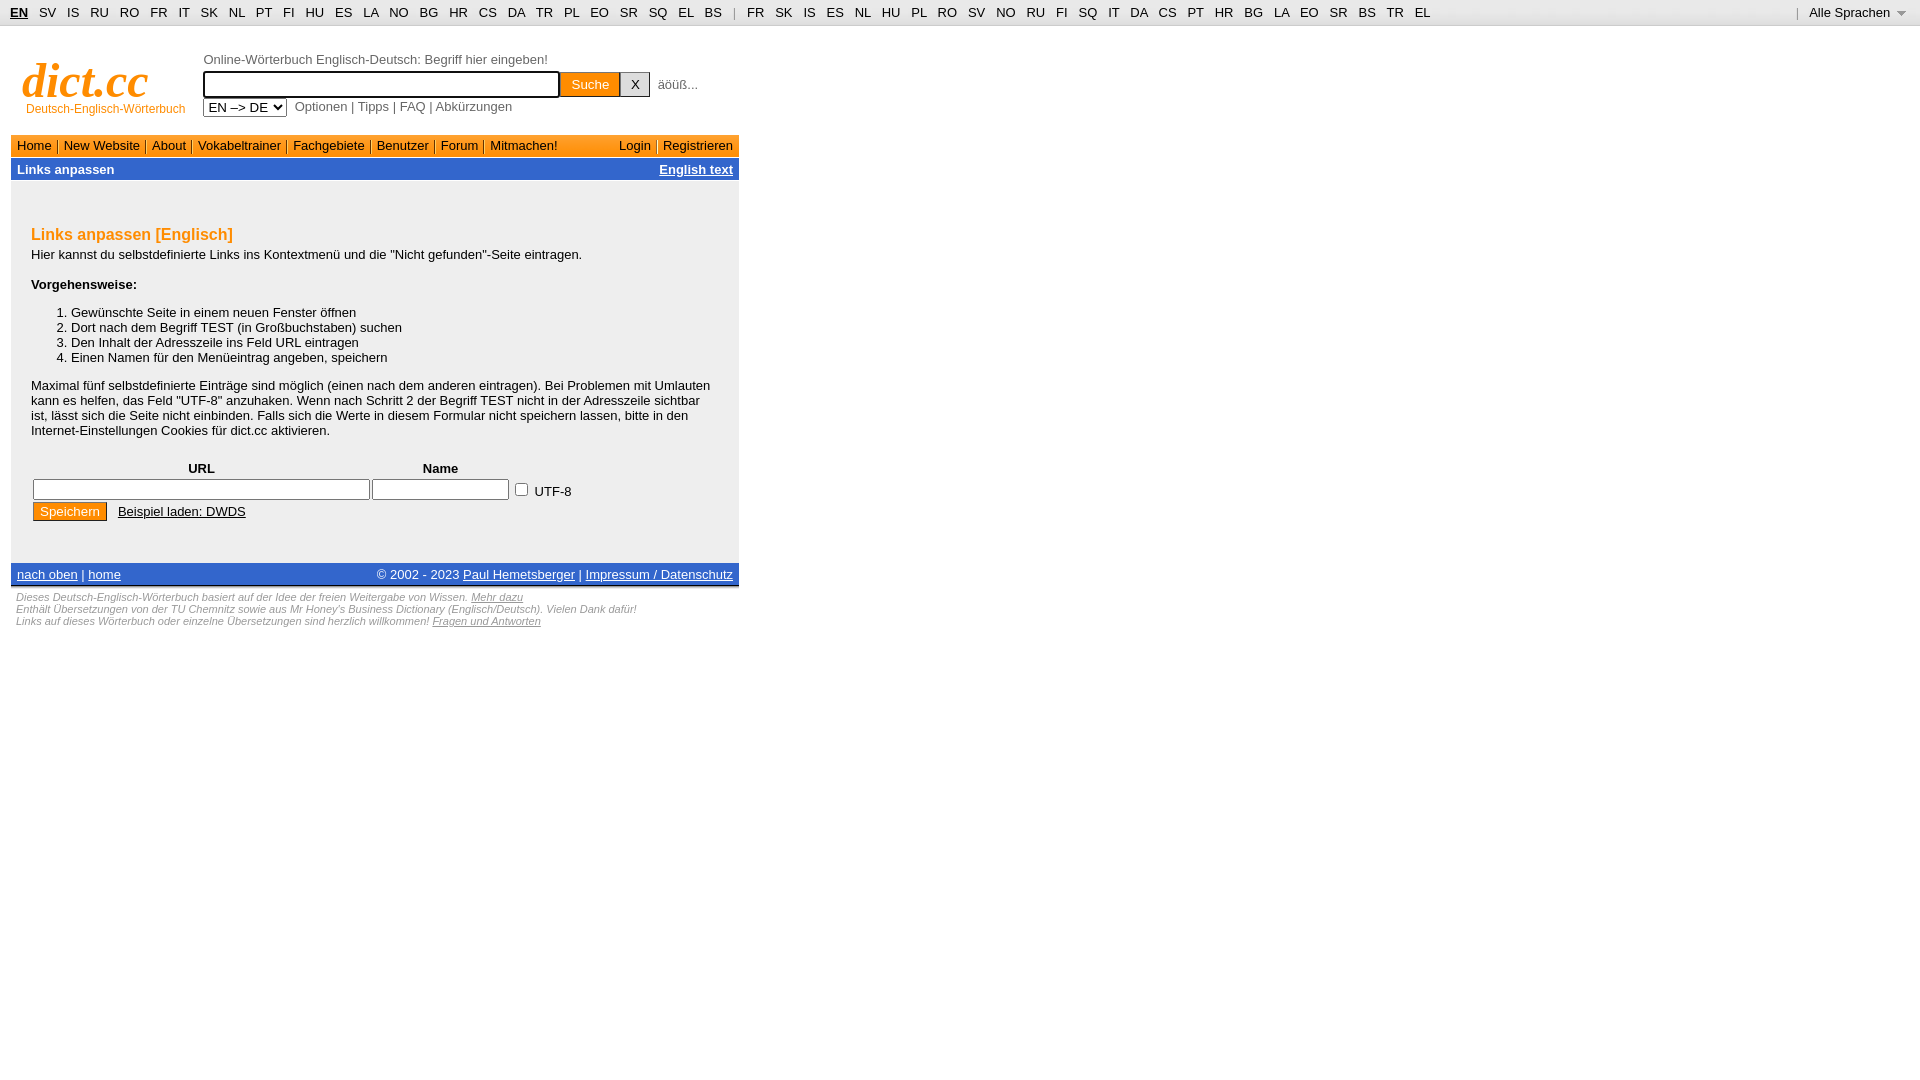 The image size is (1920, 1080). Describe the element at coordinates (47, 573) in the screenshot. I see `'nach oben'` at that location.